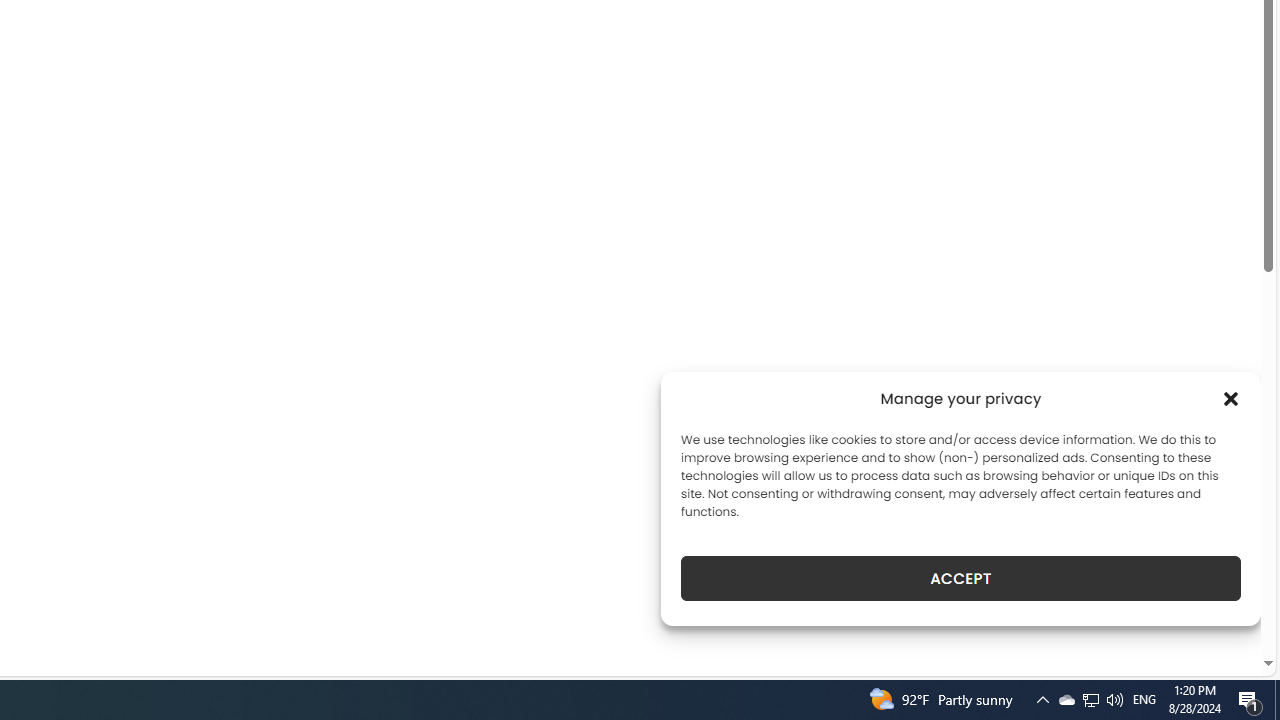 This screenshot has width=1280, height=720. Describe the element at coordinates (1230, 398) in the screenshot. I see `'Class: cmplz-close'` at that location.